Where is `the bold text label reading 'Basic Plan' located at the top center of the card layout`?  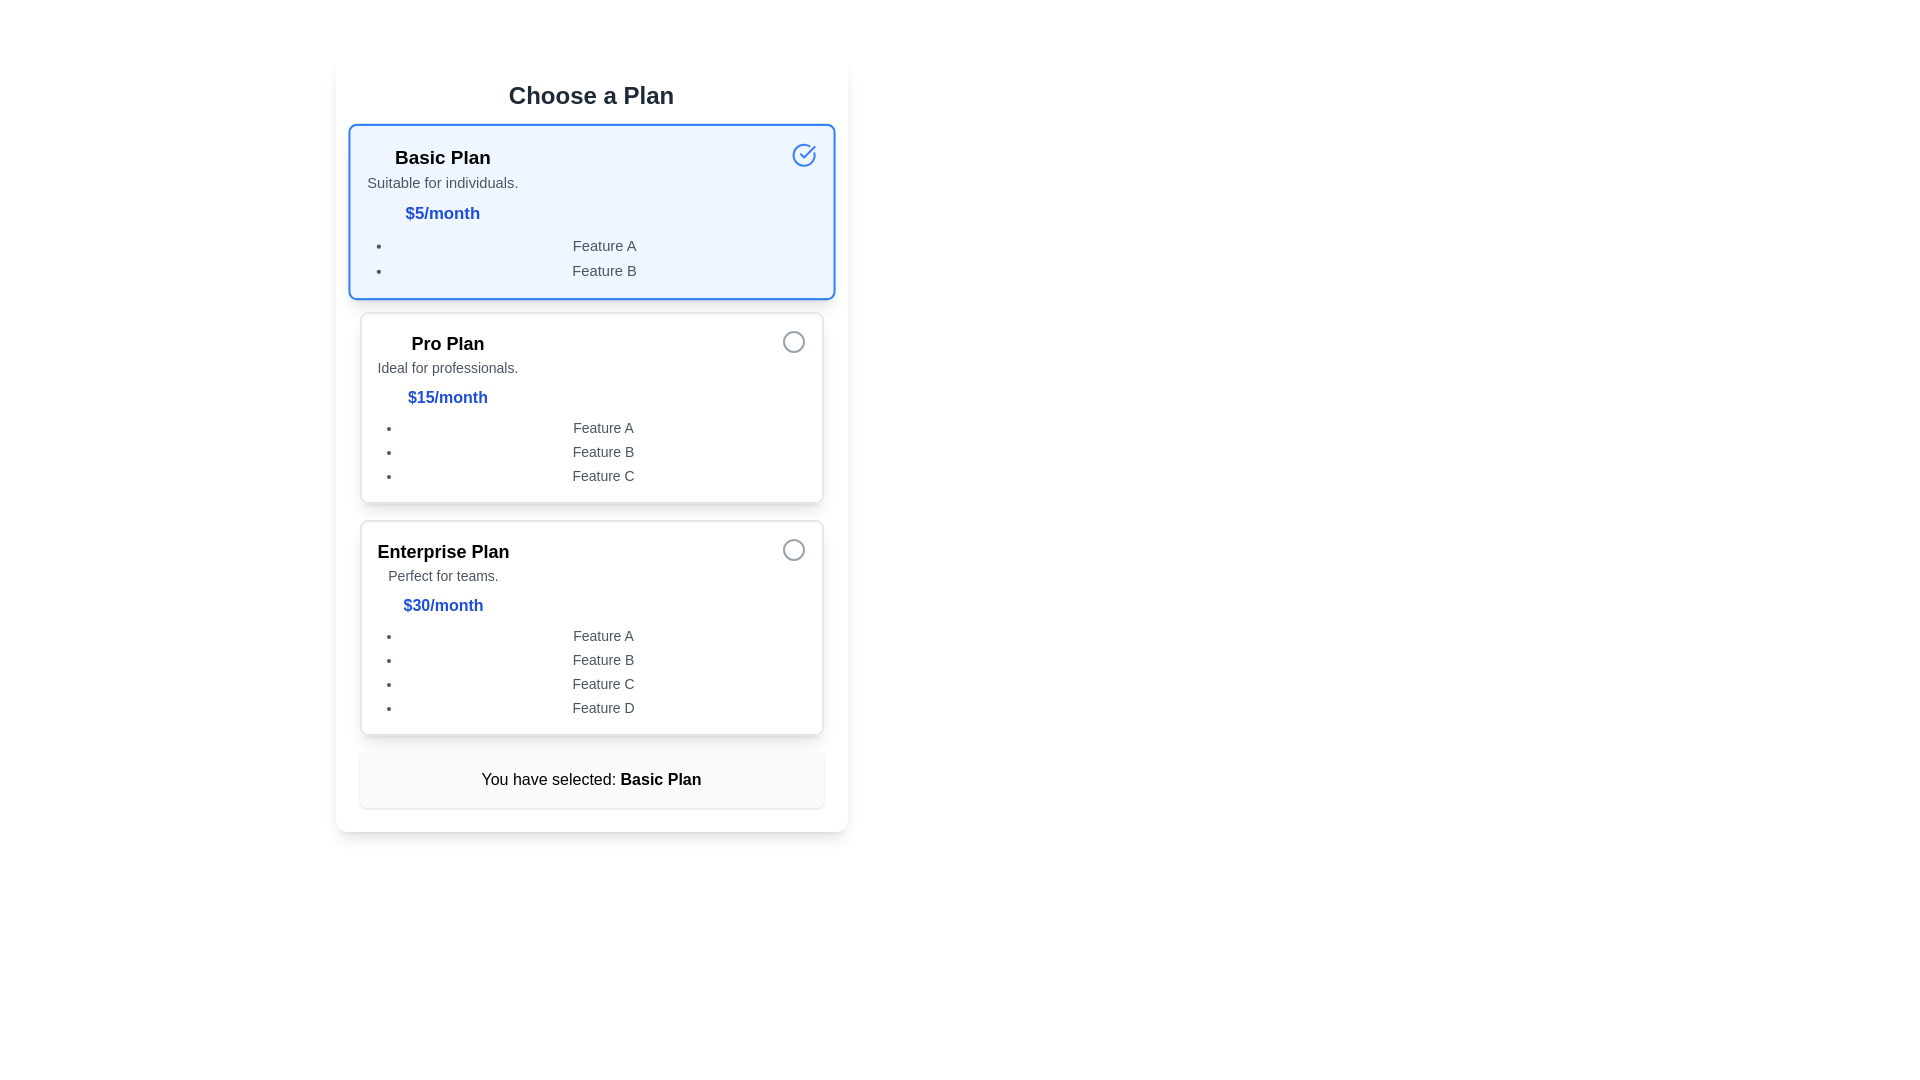 the bold text label reading 'Basic Plan' located at the top center of the card layout is located at coordinates (441, 156).